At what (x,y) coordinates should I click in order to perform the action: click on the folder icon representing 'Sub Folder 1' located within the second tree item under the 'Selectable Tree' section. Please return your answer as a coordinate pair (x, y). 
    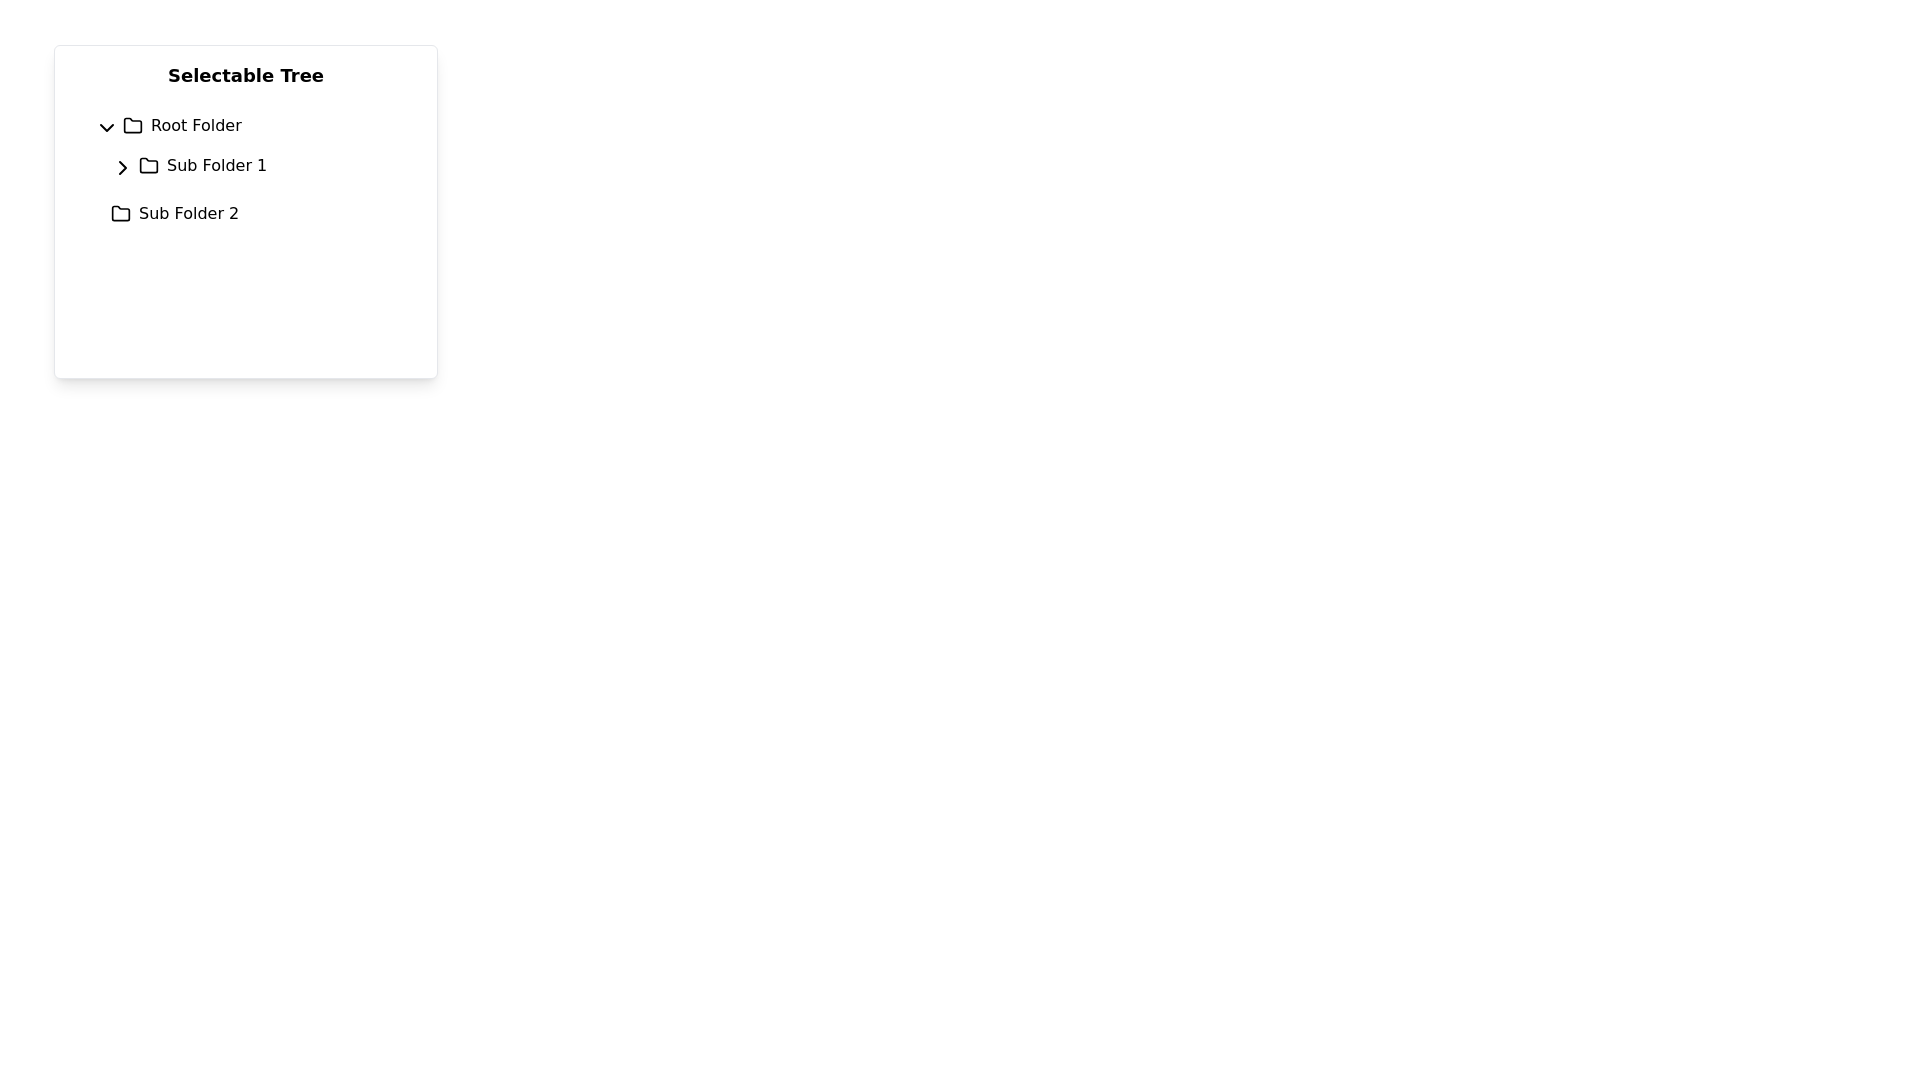
    Looking at the image, I should click on (147, 164).